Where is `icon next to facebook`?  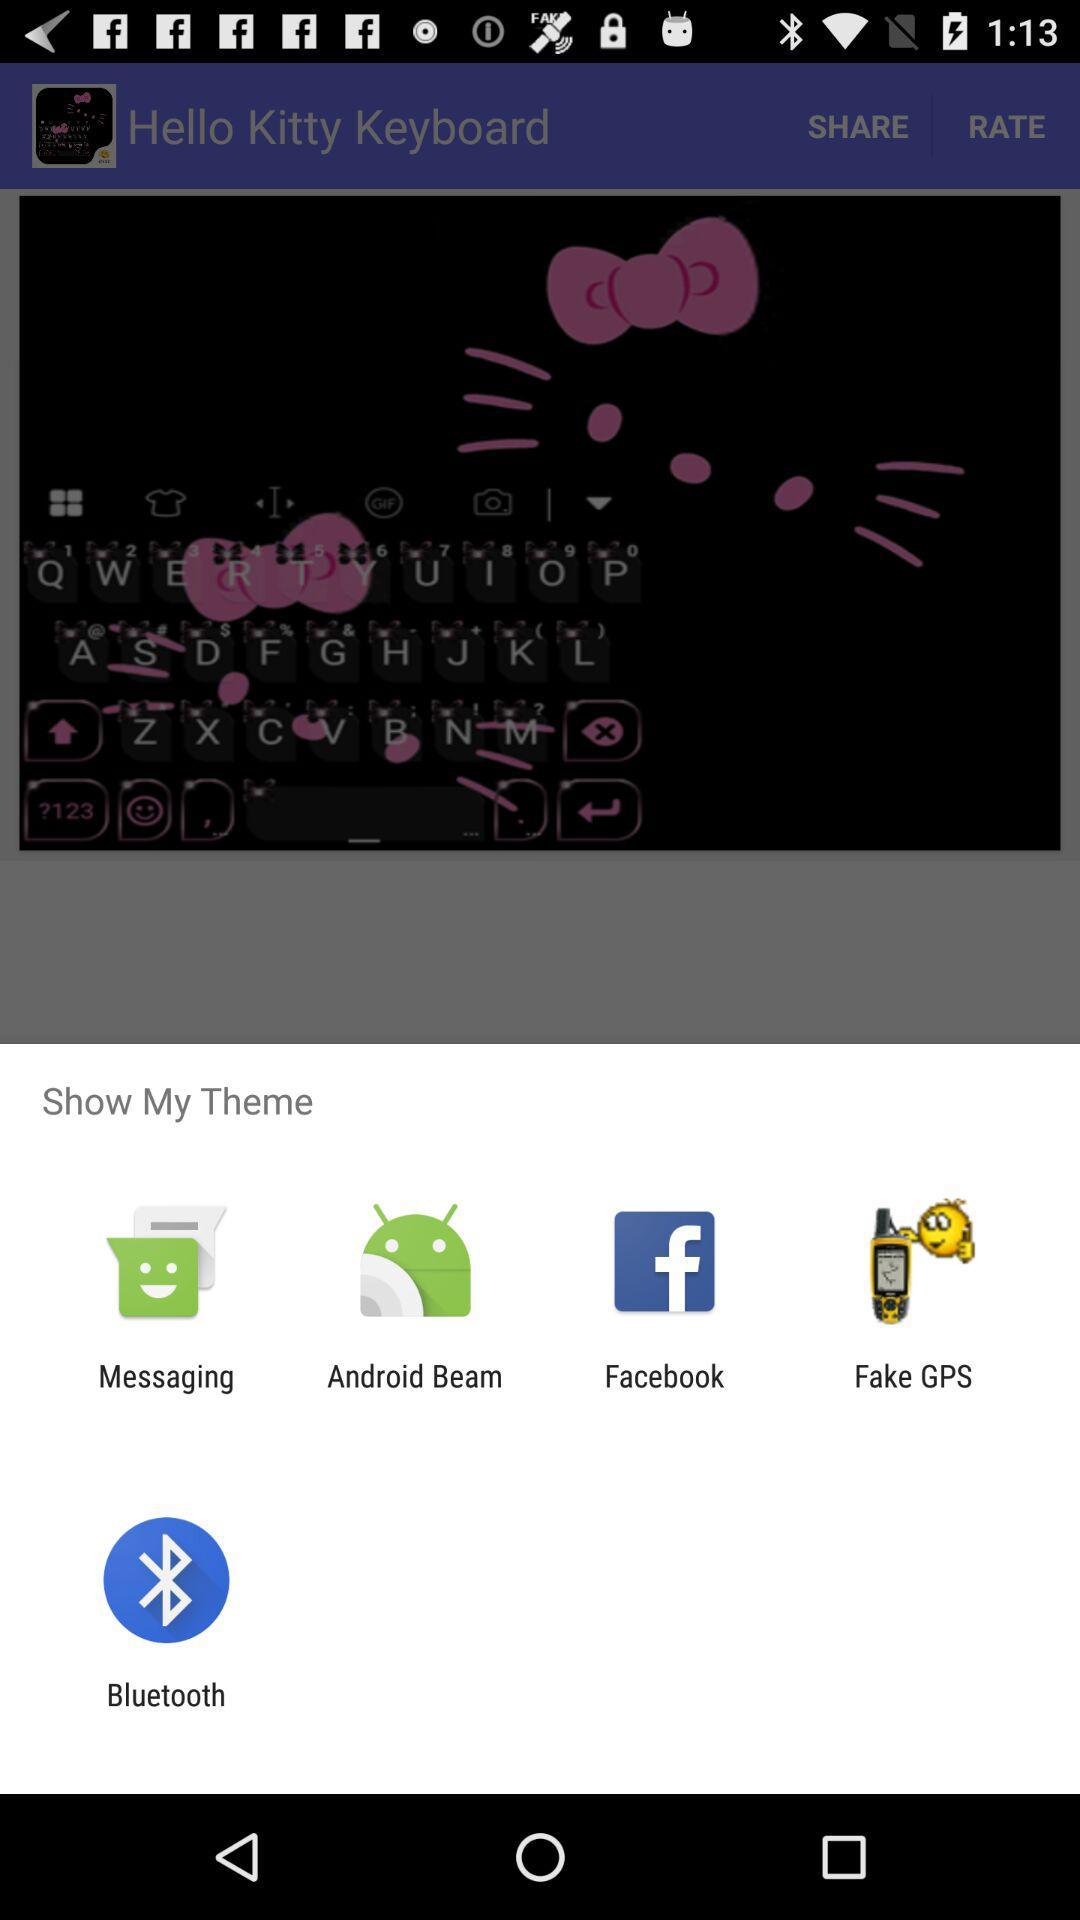
icon next to facebook is located at coordinates (414, 1392).